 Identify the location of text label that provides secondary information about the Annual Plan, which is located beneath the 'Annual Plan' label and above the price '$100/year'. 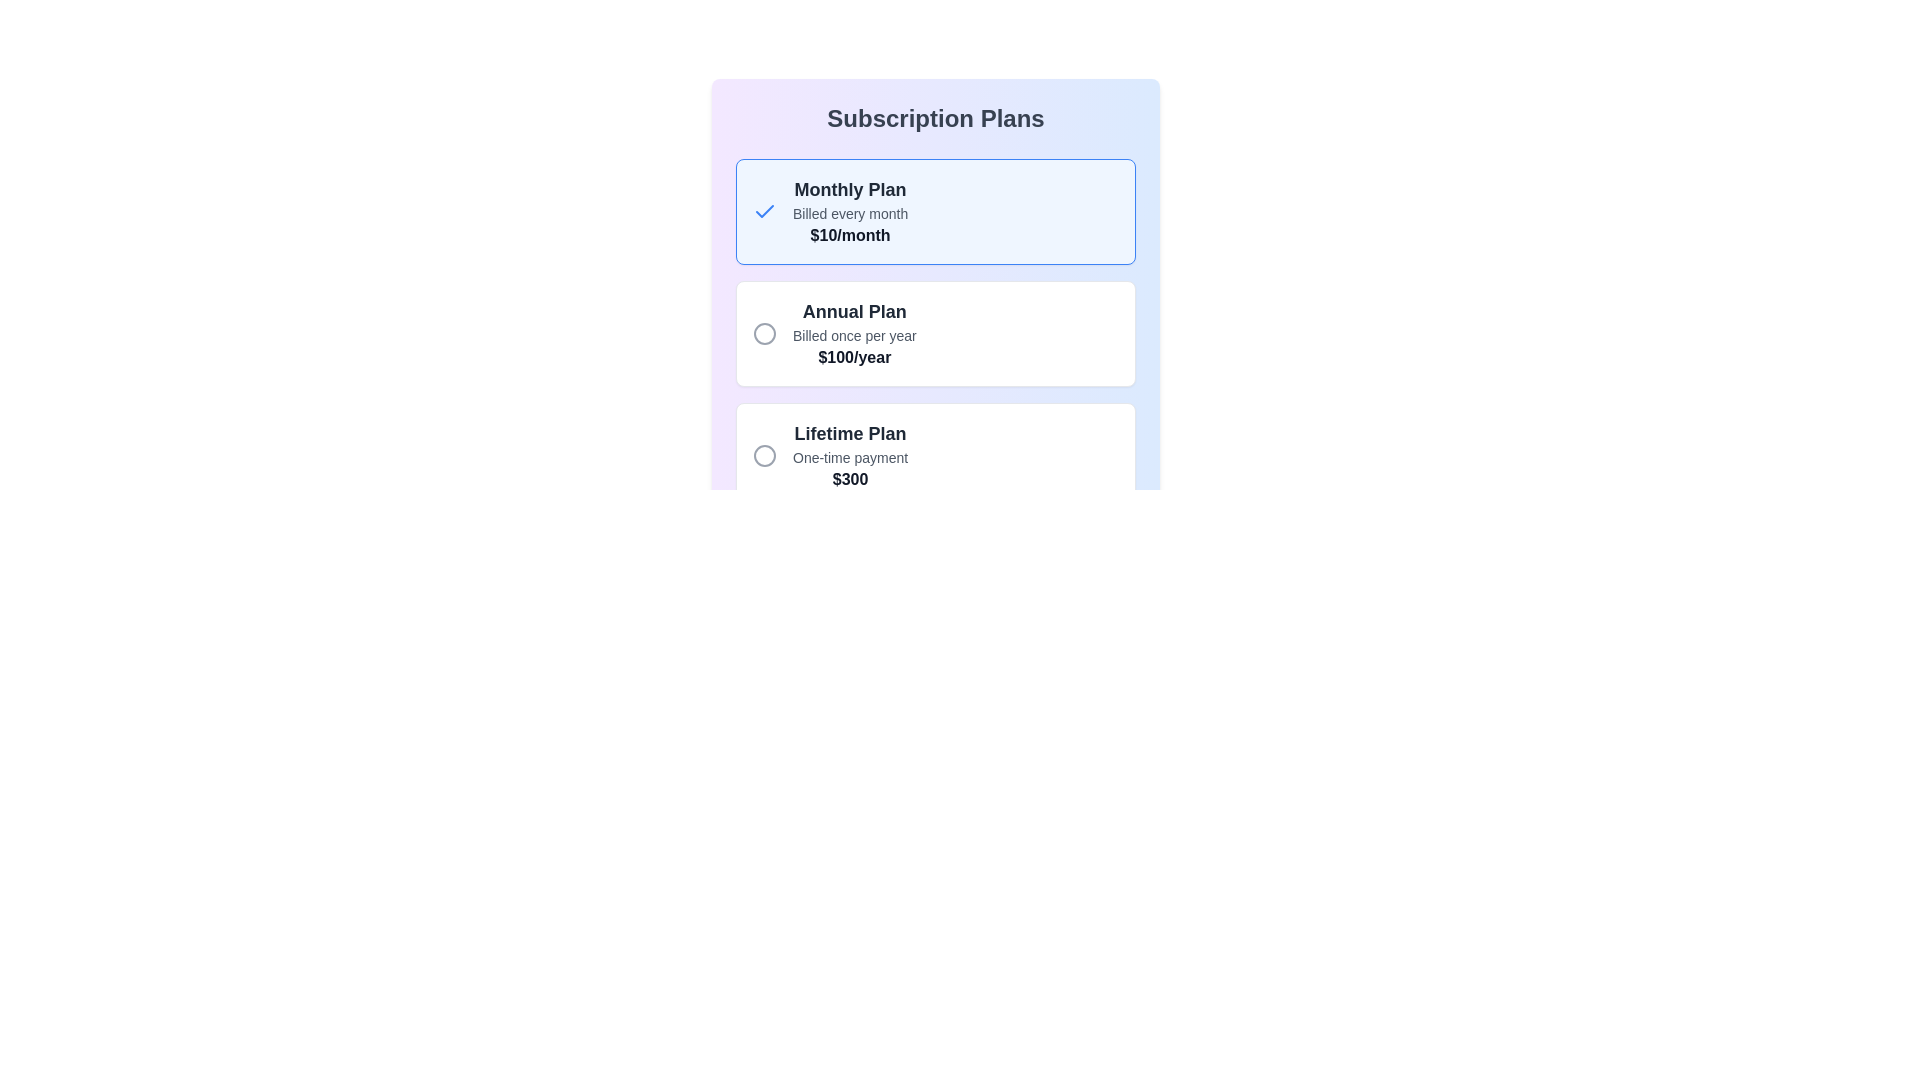
(854, 334).